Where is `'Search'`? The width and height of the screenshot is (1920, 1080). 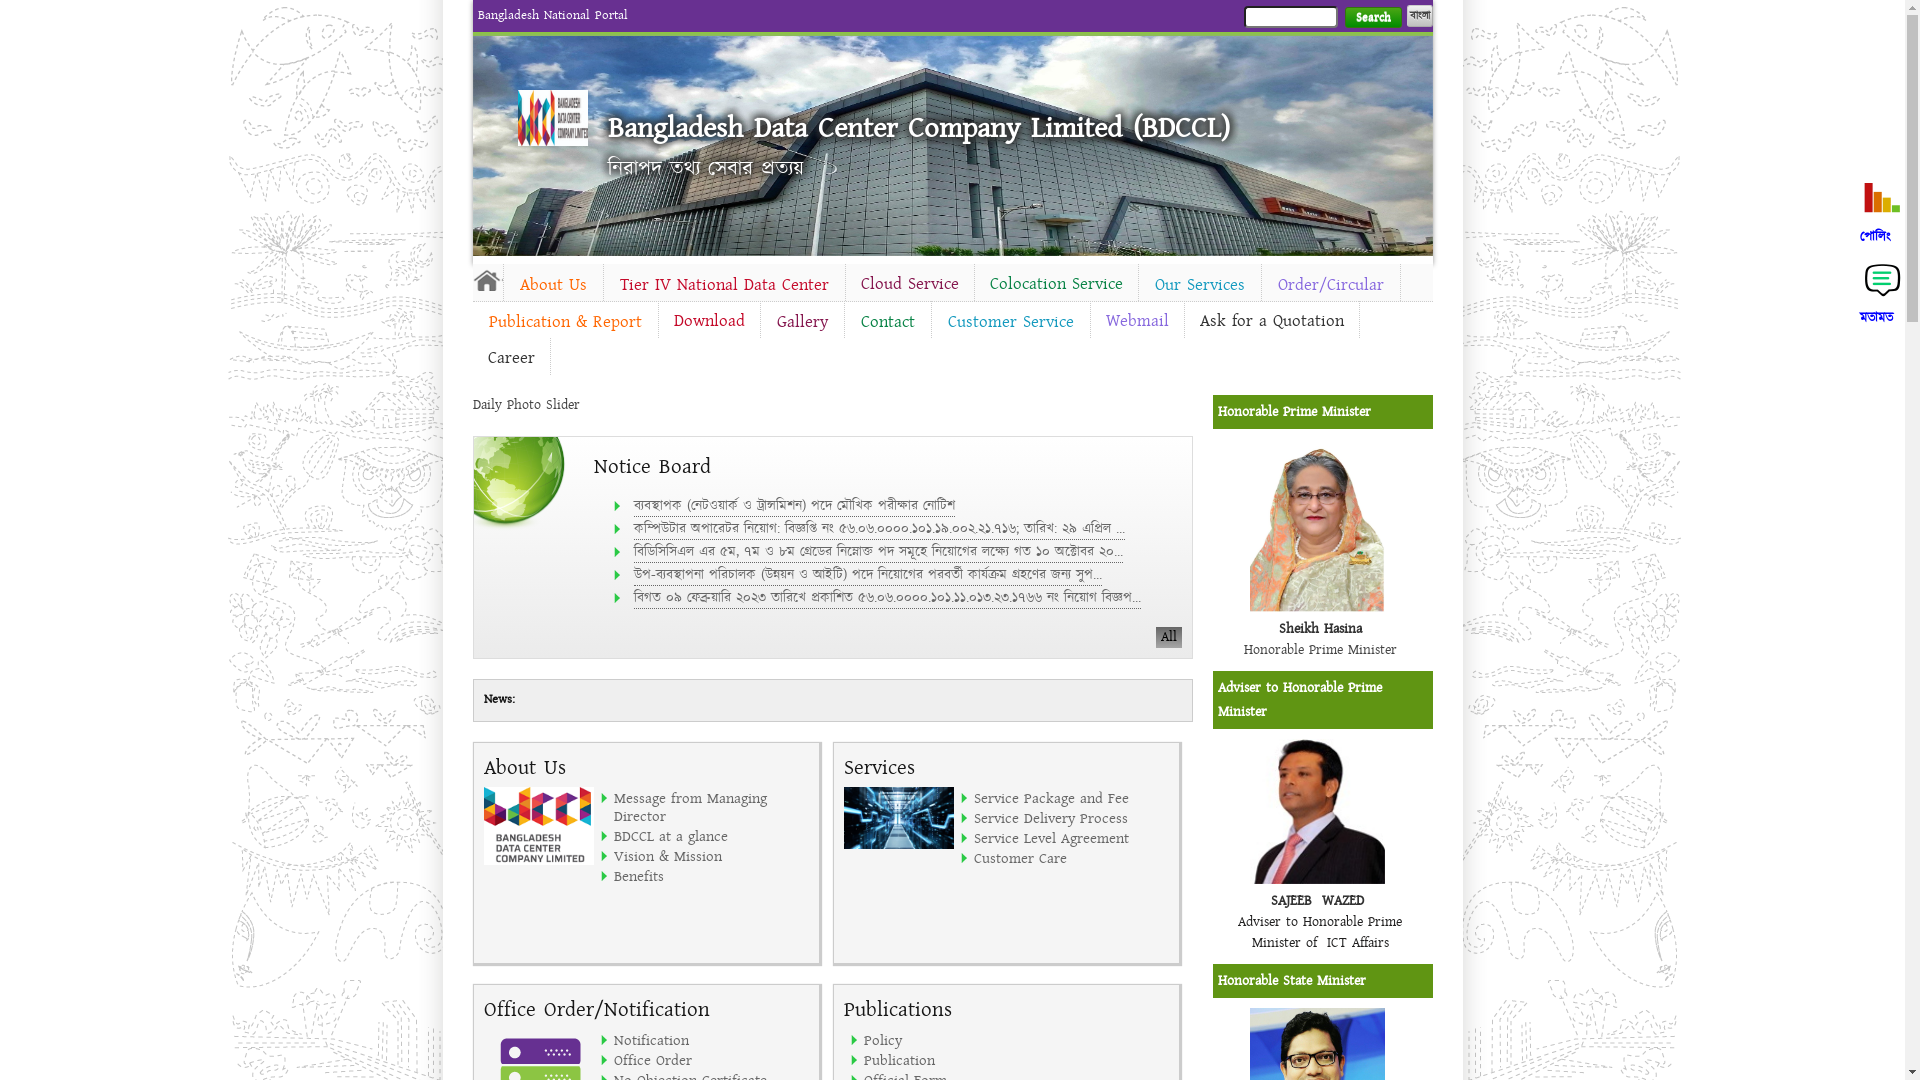 'Search' is located at coordinates (1371, 17).